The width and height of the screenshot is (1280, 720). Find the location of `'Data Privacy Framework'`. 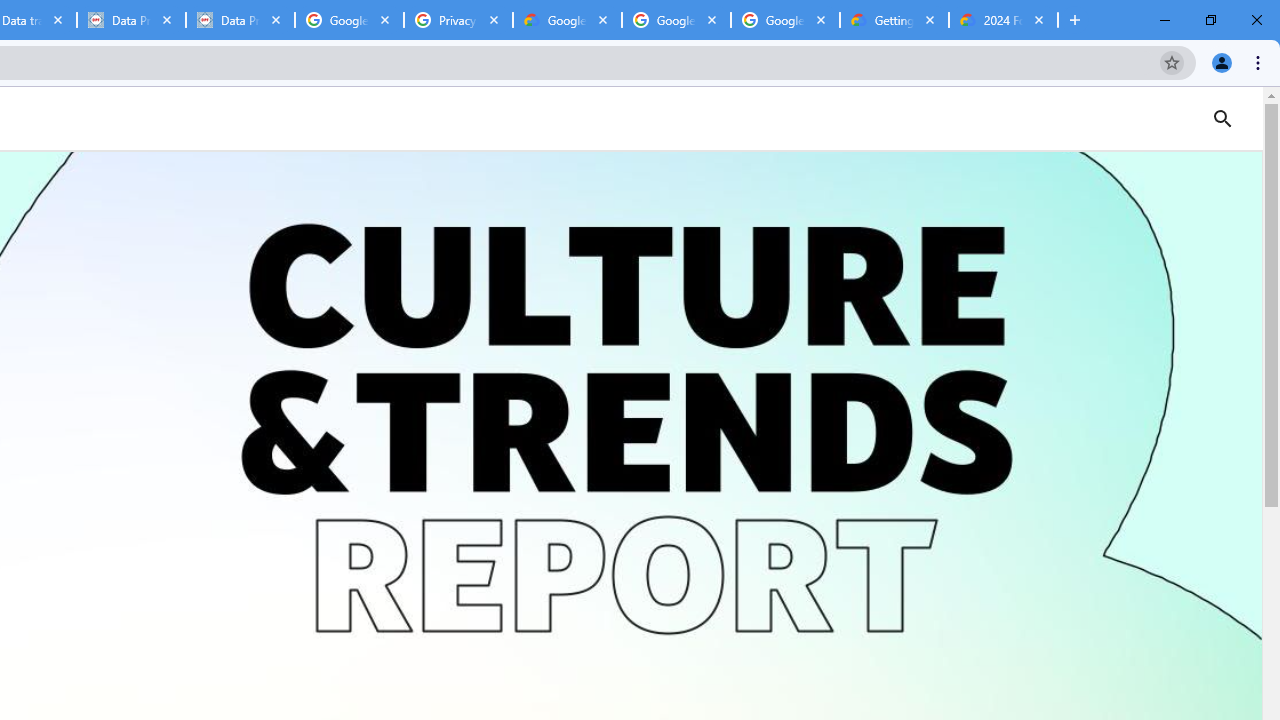

'Data Privacy Framework' is located at coordinates (130, 20).